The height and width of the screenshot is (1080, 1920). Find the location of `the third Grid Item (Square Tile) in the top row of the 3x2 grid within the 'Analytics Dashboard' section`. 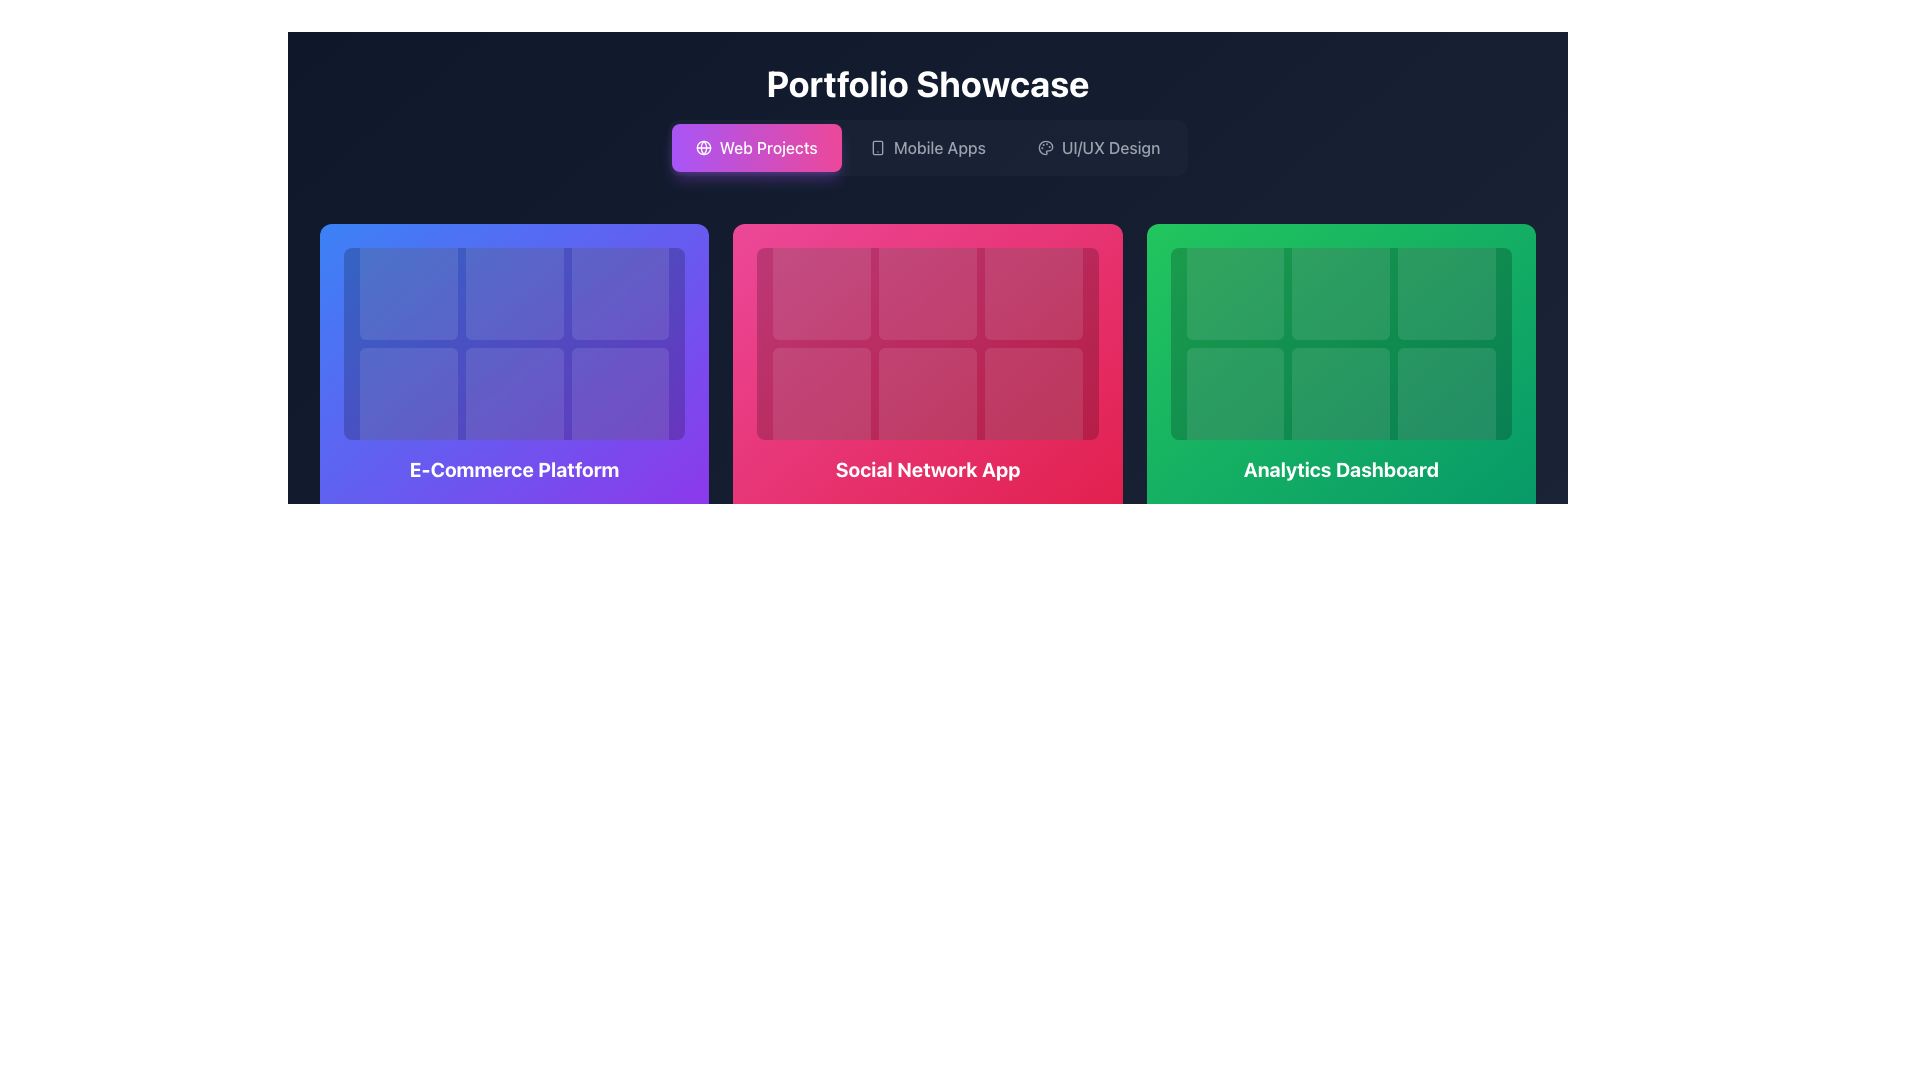

the third Grid Item (Square Tile) in the top row of the 3x2 grid within the 'Analytics Dashboard' section is located at coordinates (1447, 291).